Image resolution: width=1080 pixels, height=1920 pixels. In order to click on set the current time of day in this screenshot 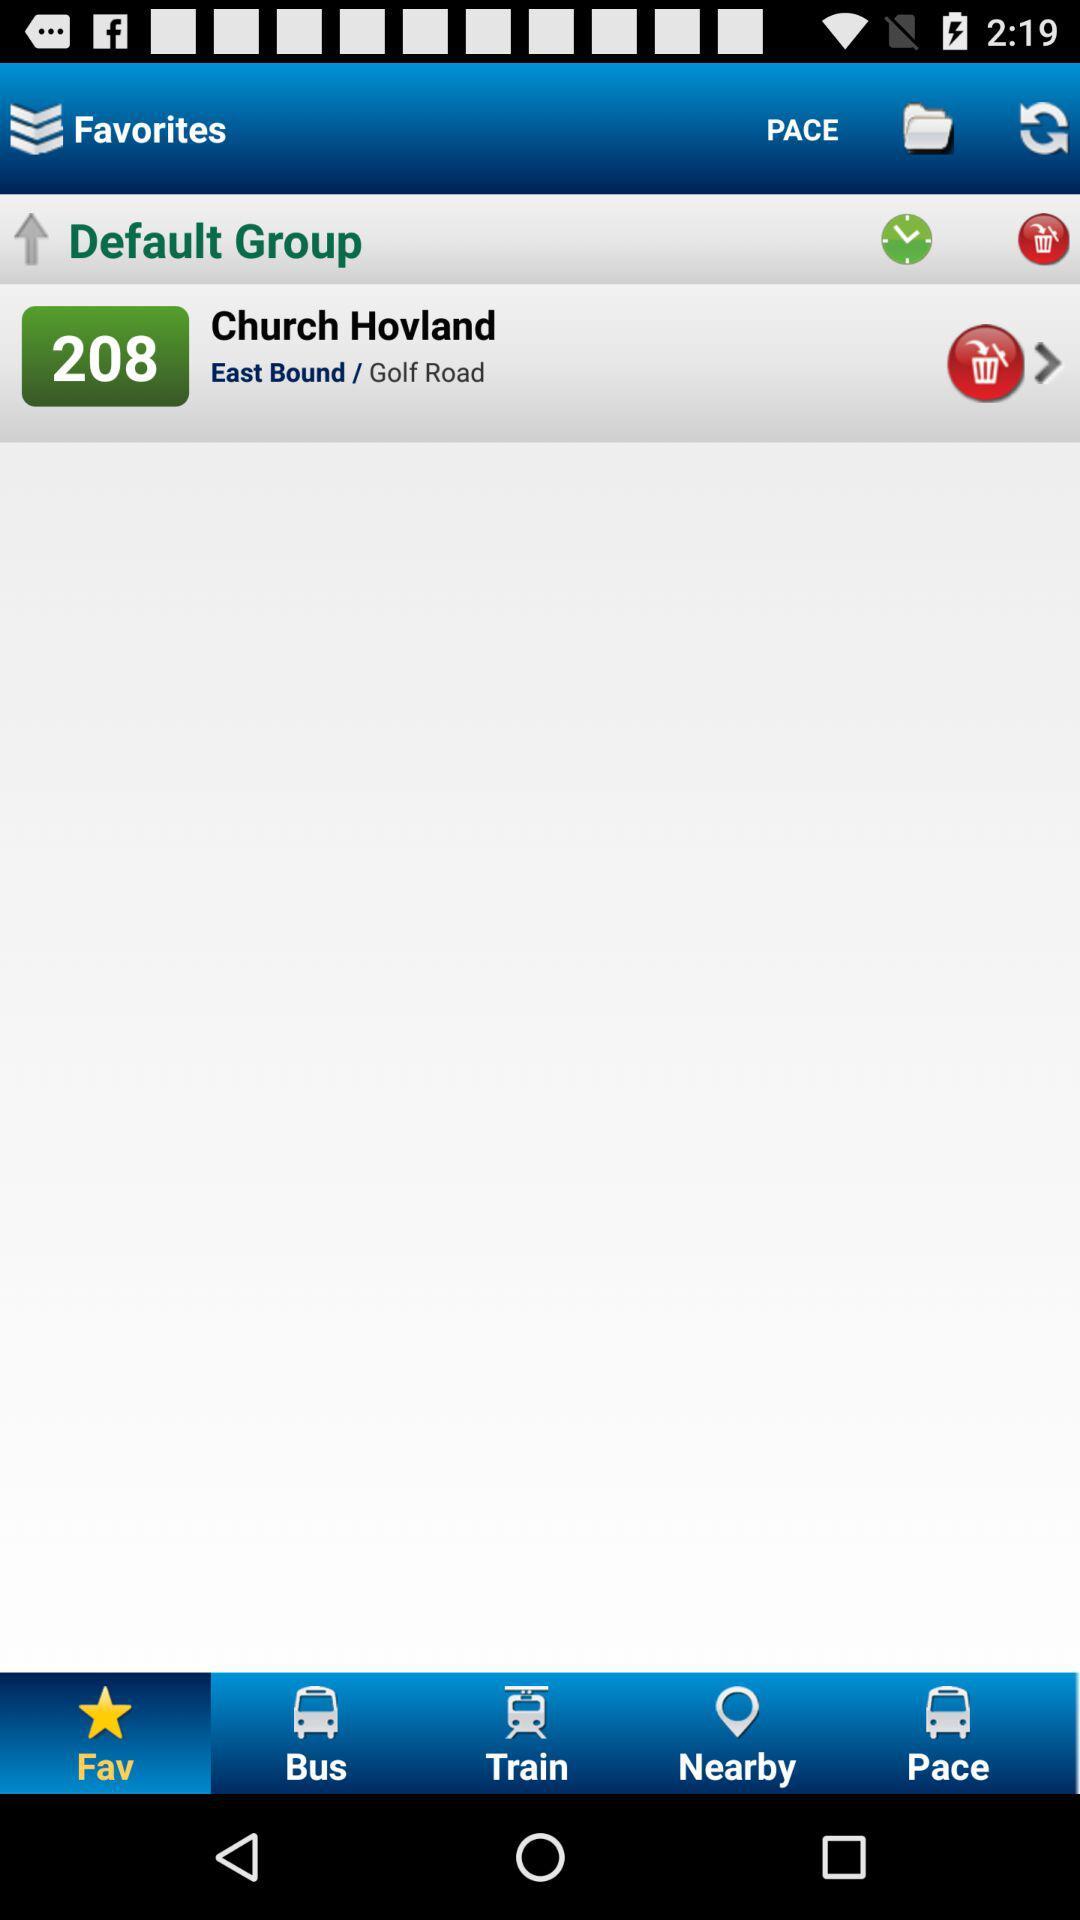, I will do `click(906, 239)`.